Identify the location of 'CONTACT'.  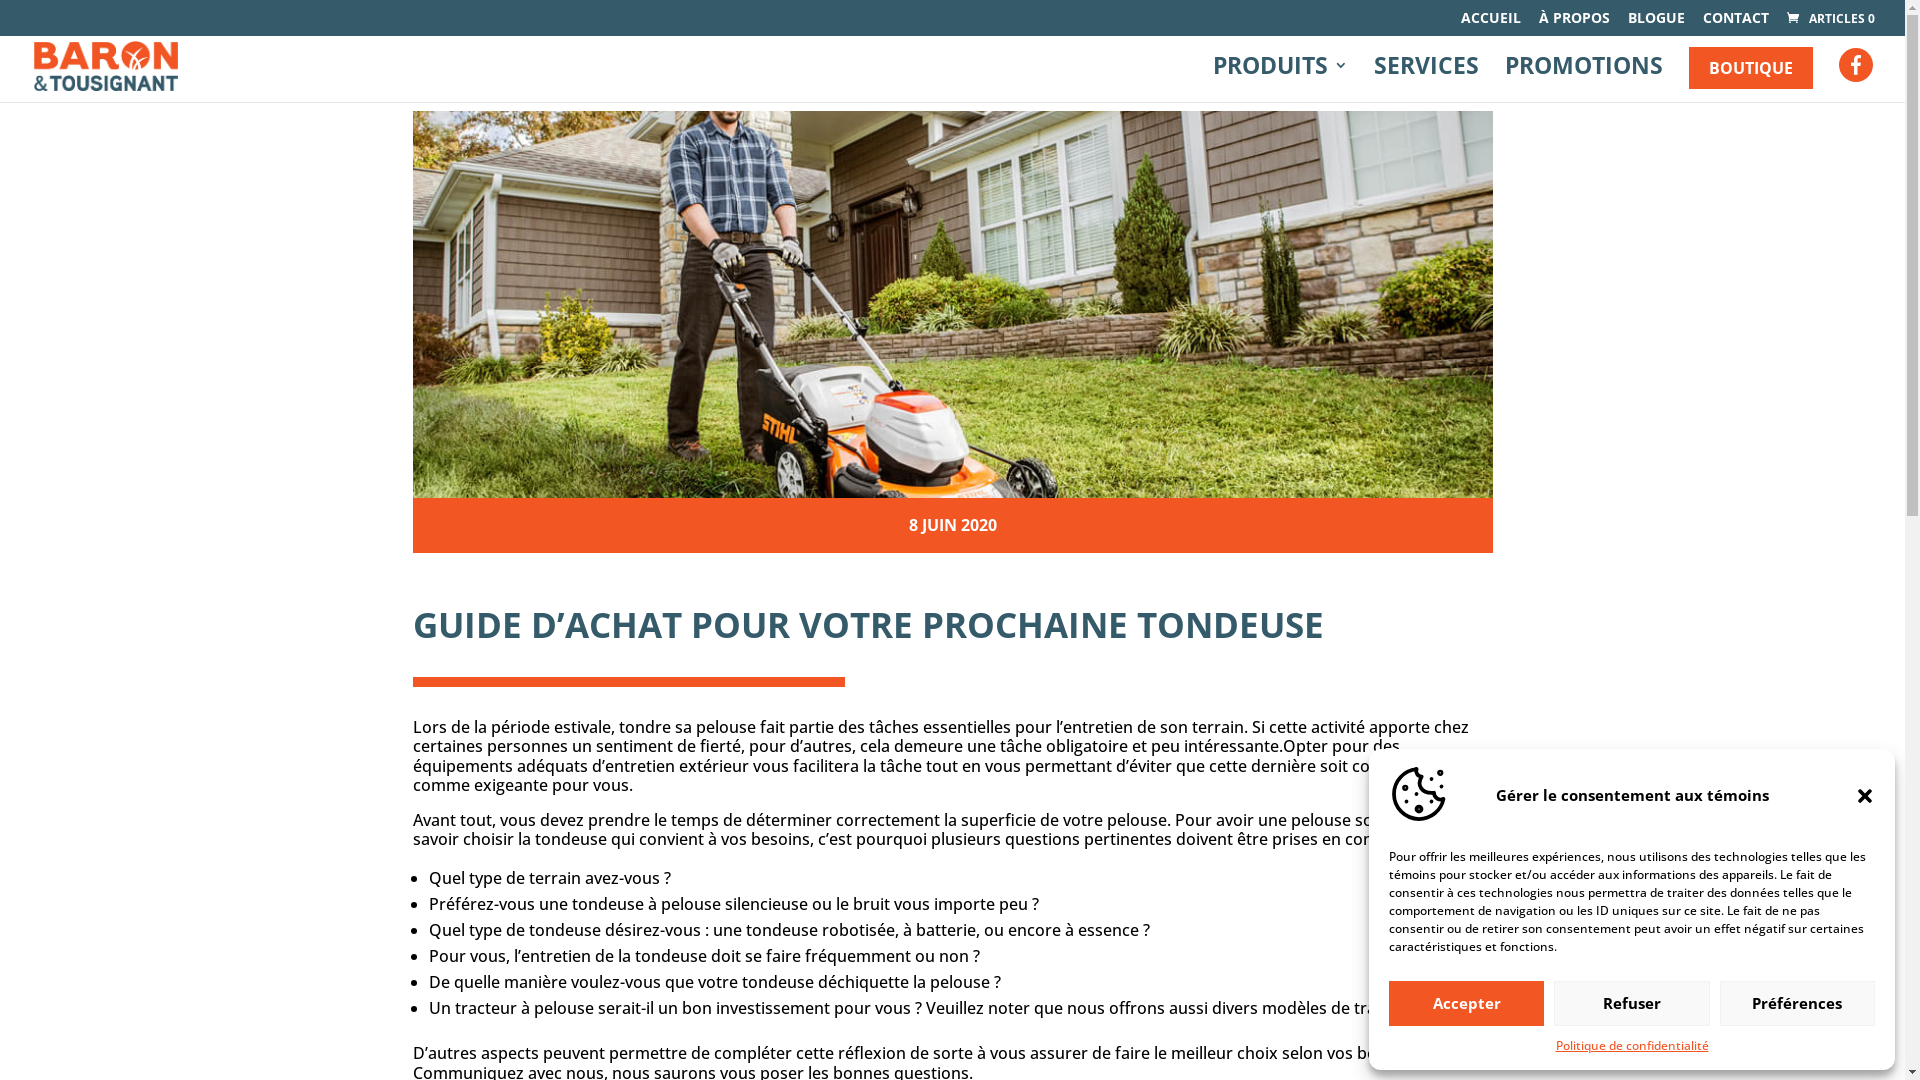
(1735, 23).